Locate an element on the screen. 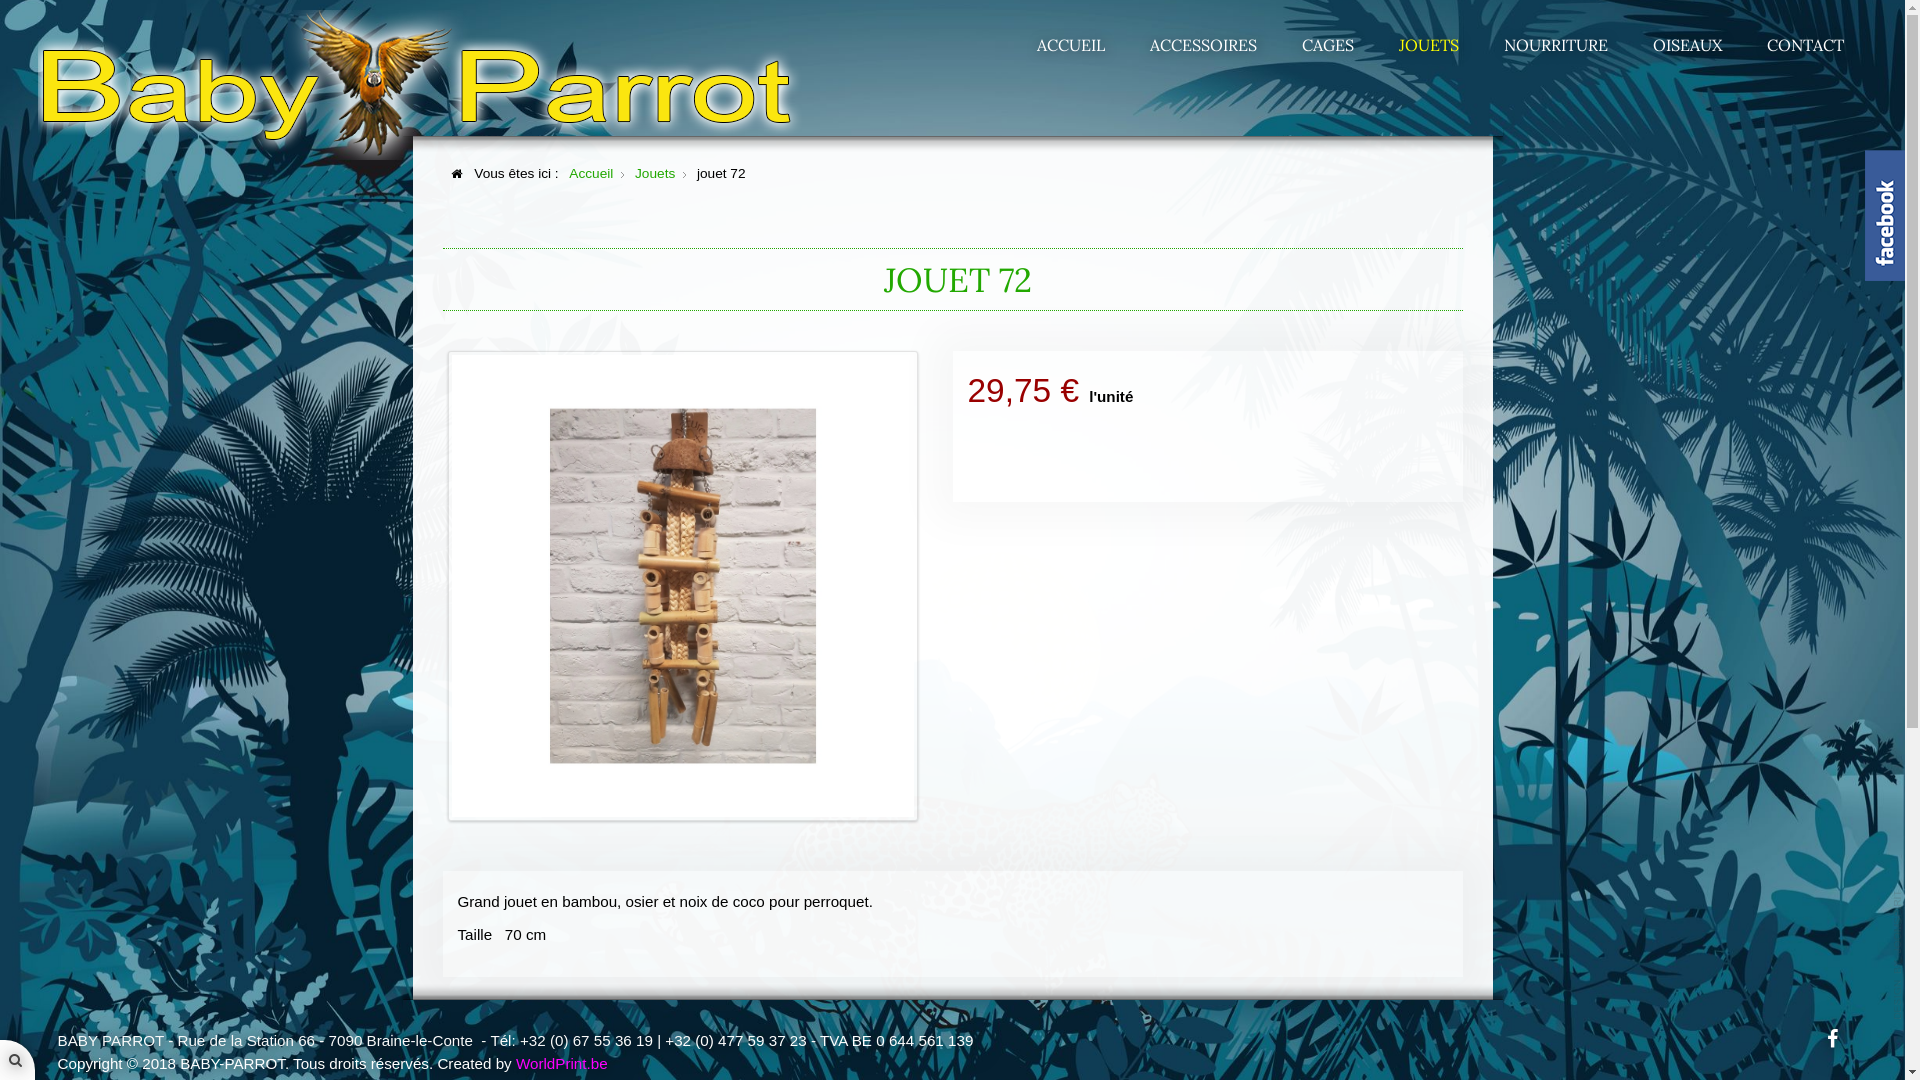 The height and width of the screenshot is (1080, 1920). 'NOURRITURE' is located at coordinates (1554, 45).